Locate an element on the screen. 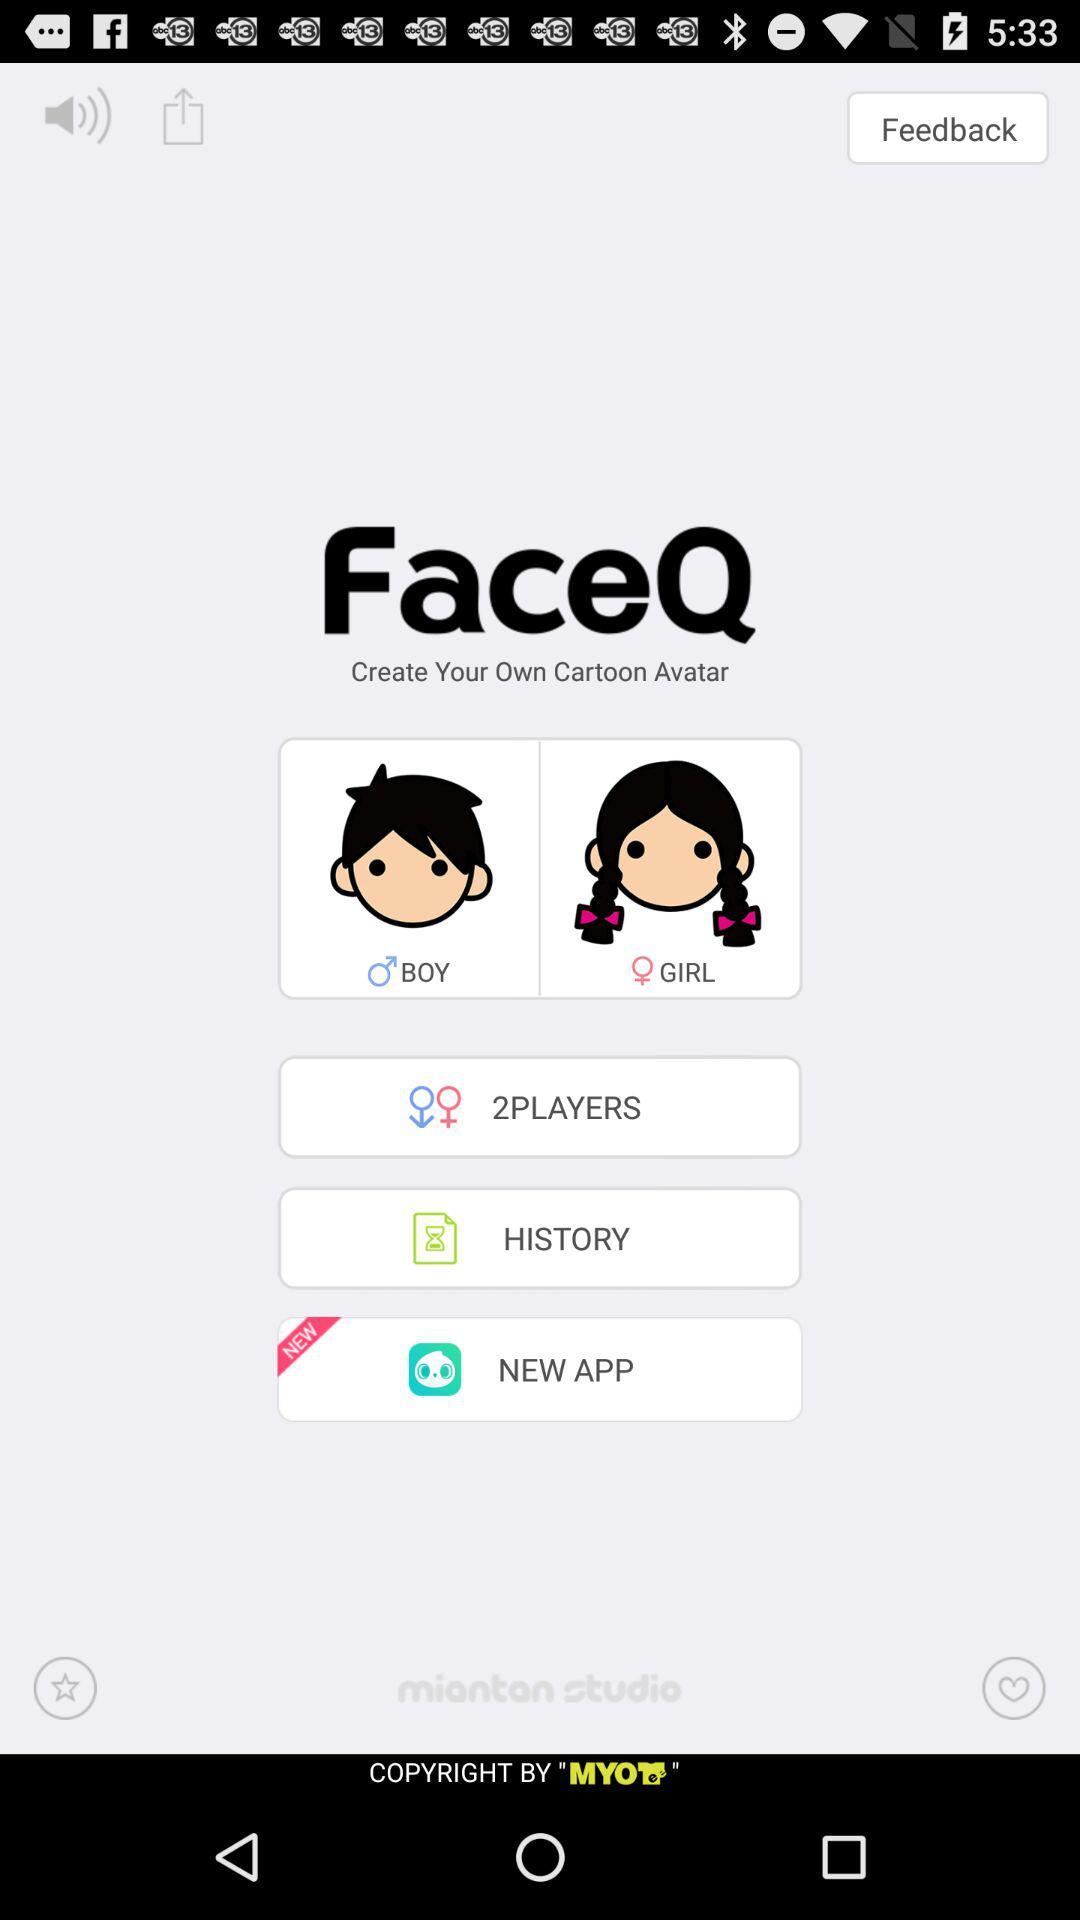  the volume icon is located at coordinates (77, 114).